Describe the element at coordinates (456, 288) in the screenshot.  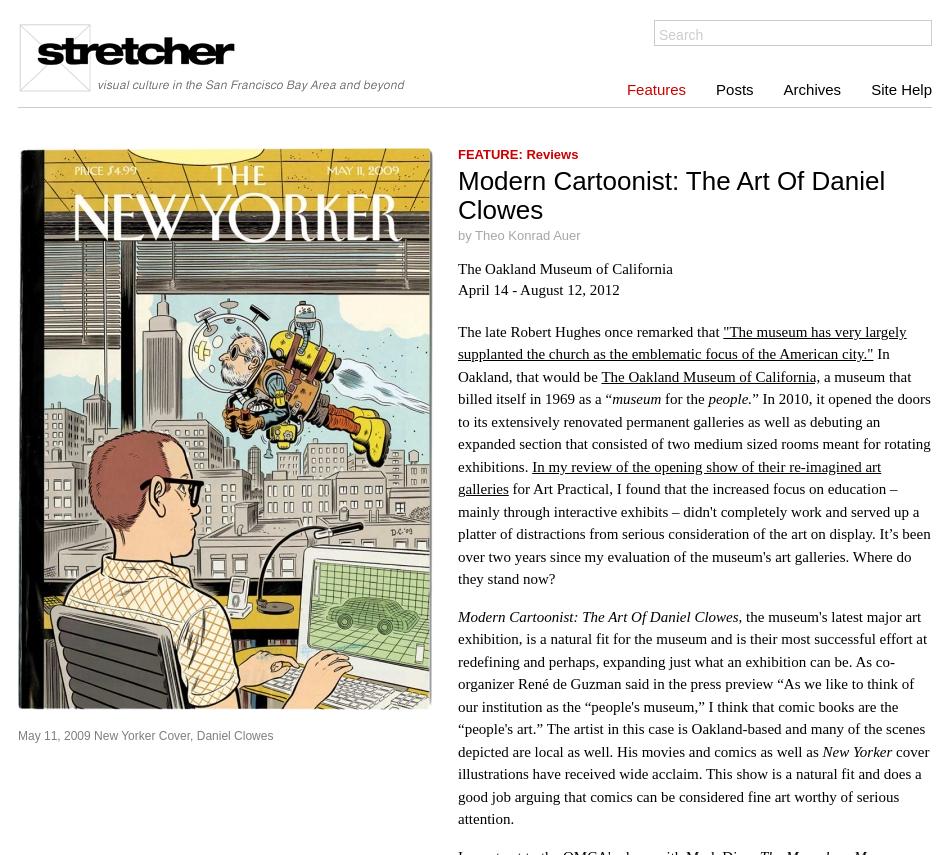
I see `'April 14 - August 12, 2012'` at that location.